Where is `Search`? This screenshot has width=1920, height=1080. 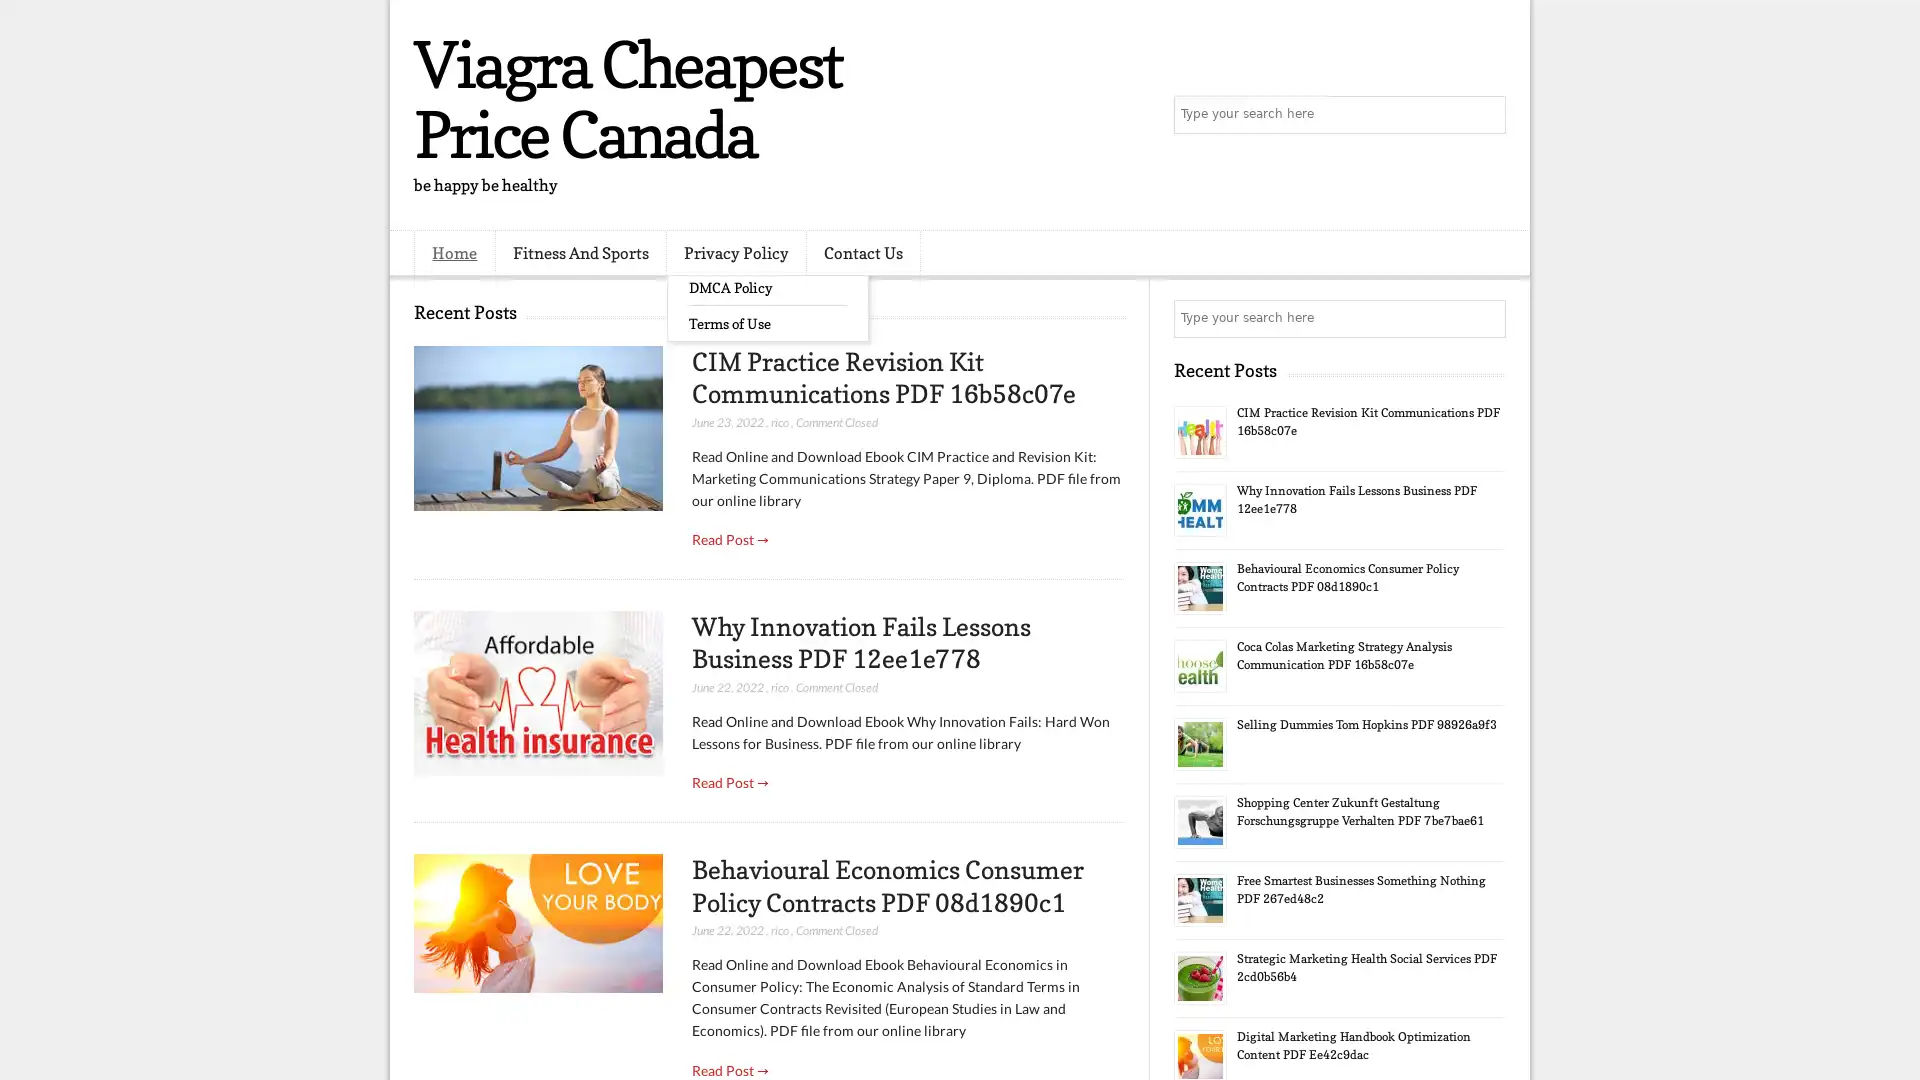
Search is located at coordinates (1485, 115).